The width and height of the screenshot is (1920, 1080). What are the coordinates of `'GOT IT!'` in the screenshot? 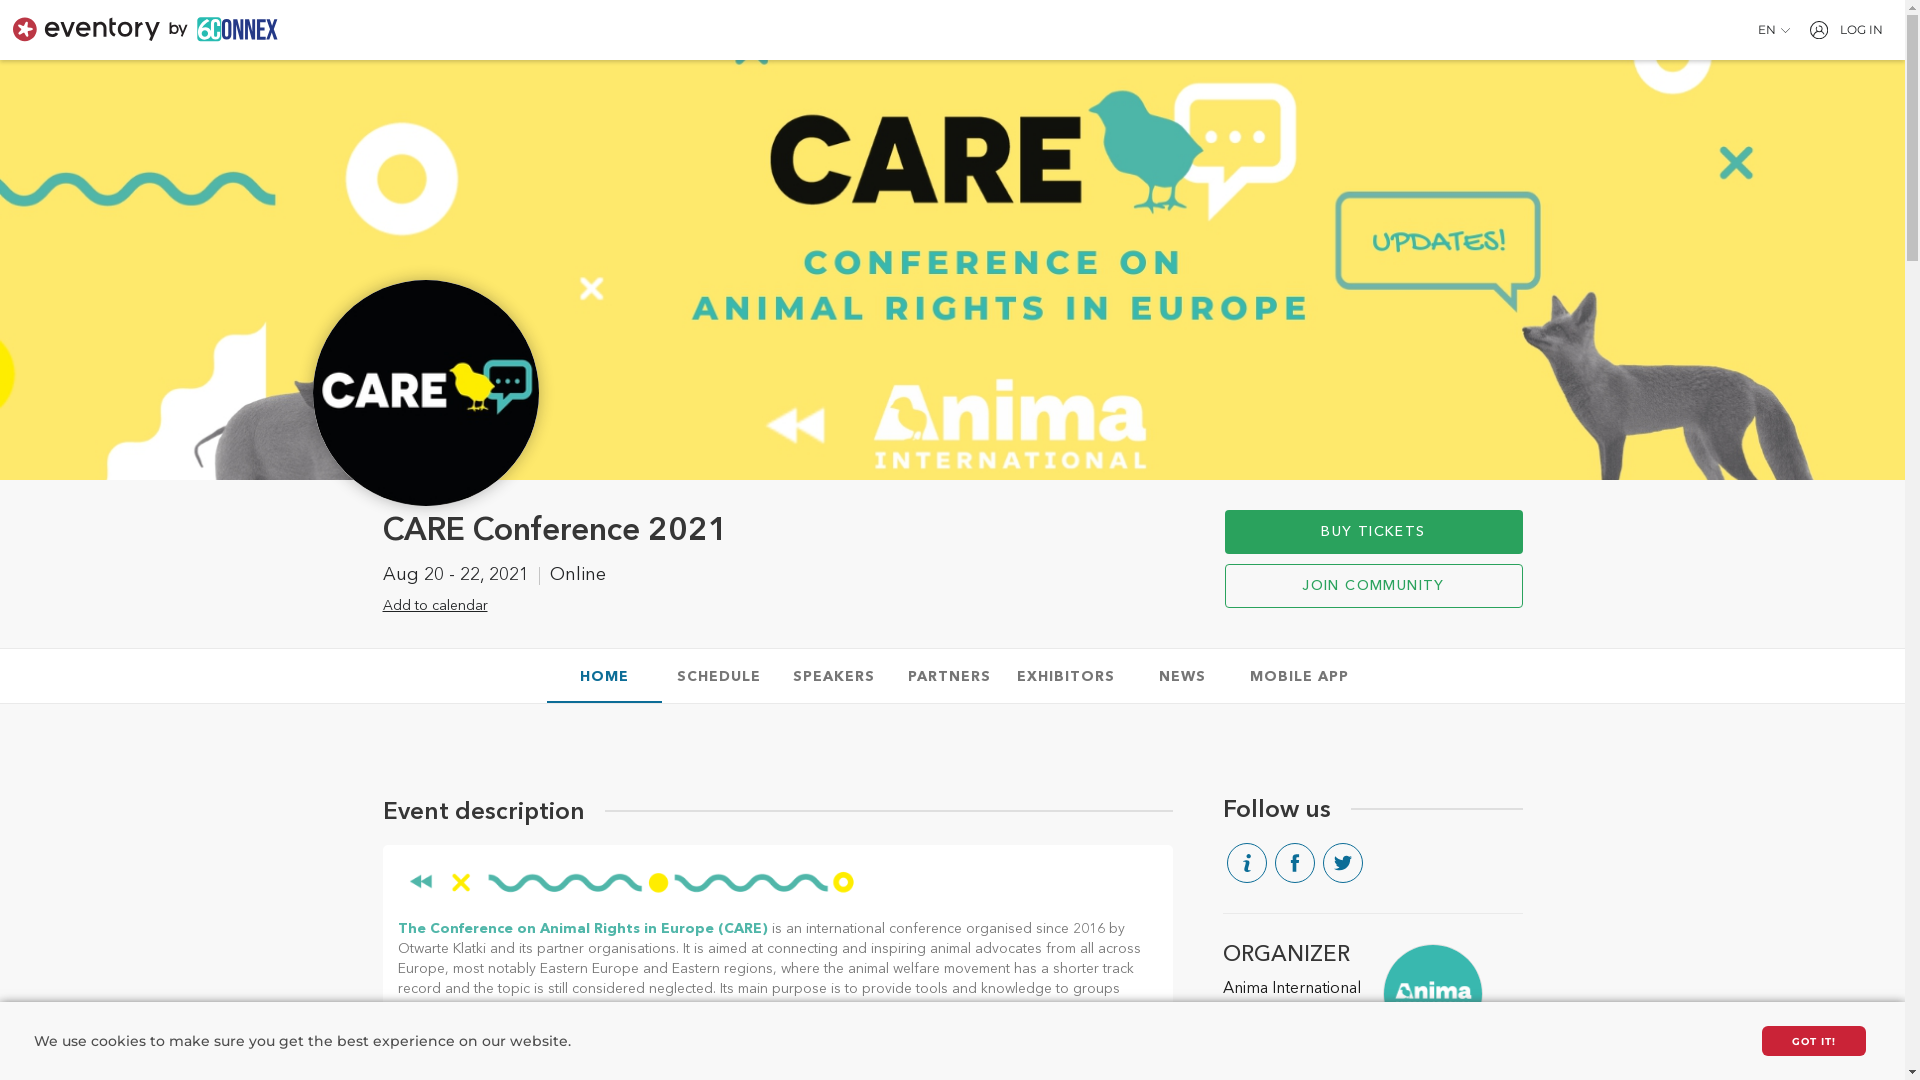 It's located at (1814, 1040).